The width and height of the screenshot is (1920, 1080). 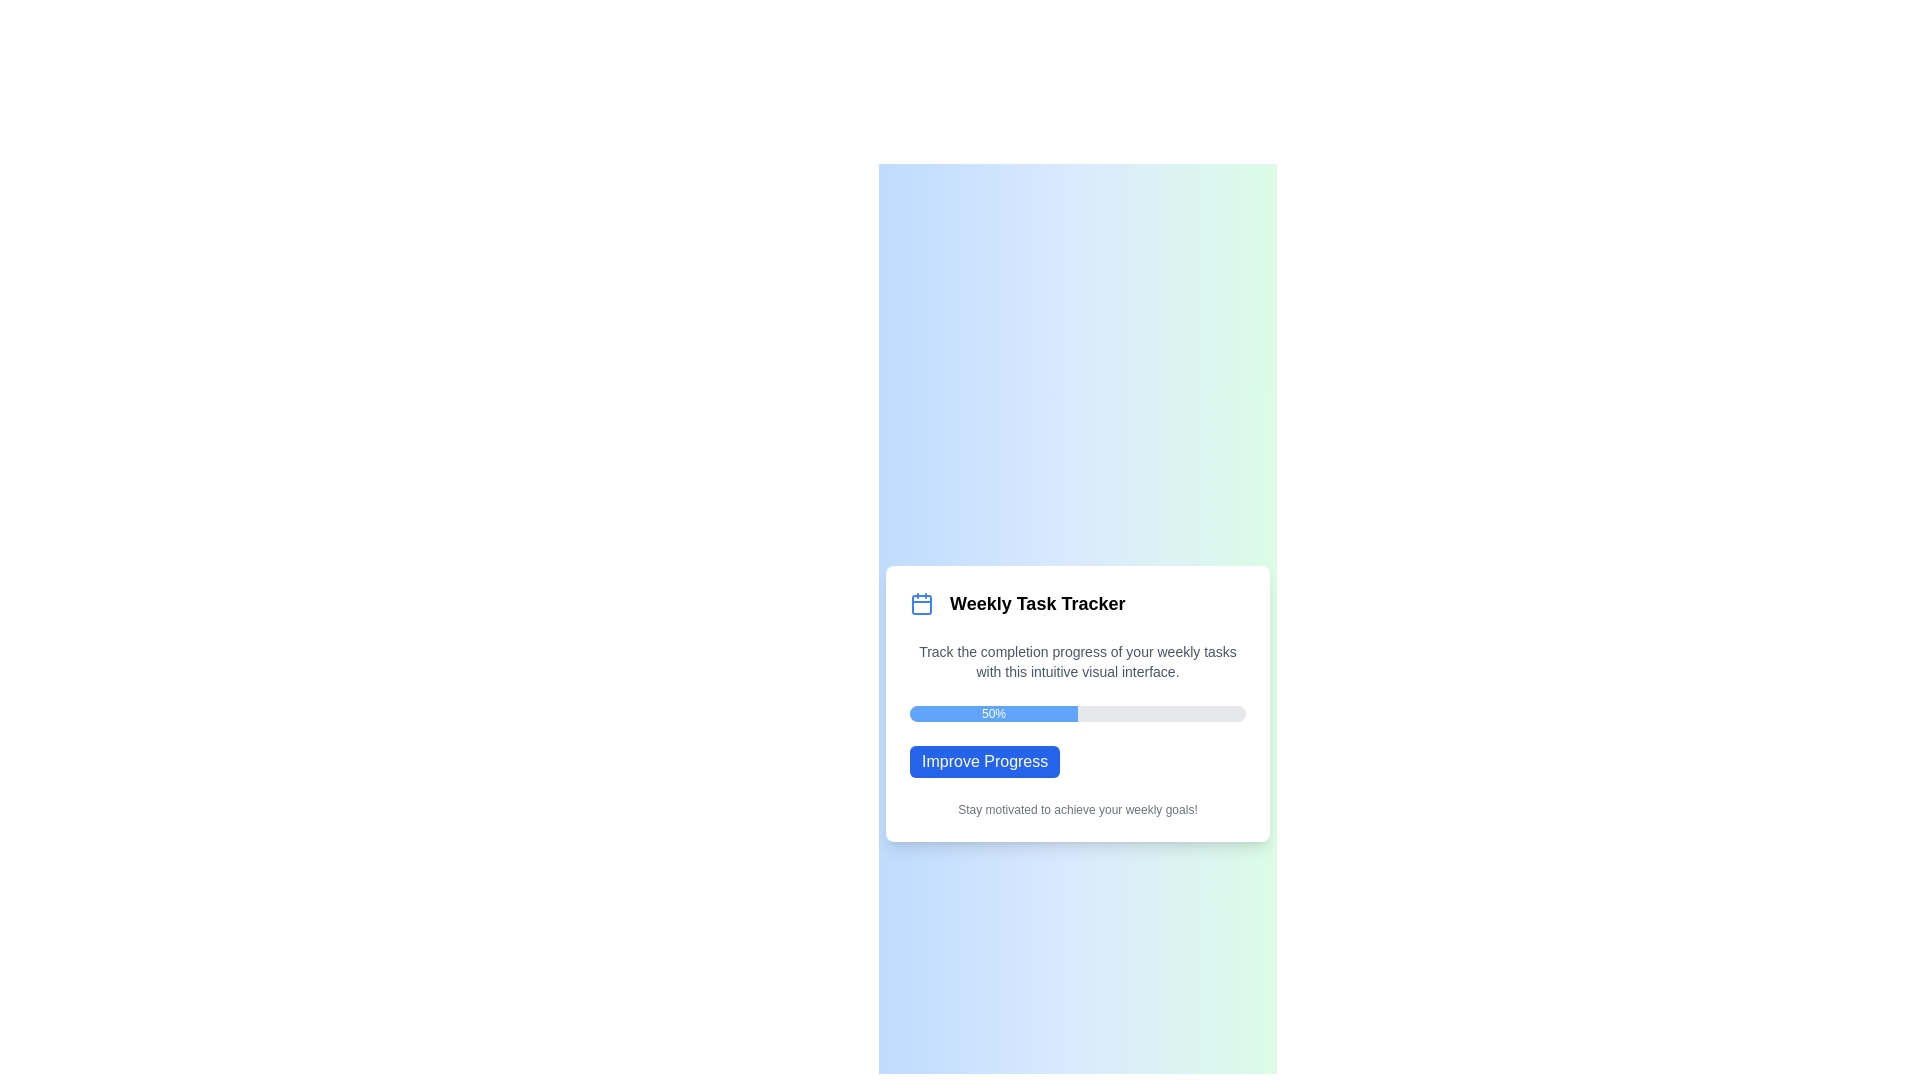 What do you see at coordinates (1077, 810) in the screenshot?
I see `the motivational text located at the bottom of the card in the 'Weekly Task Tracker' application, positioned directly below the 'Improve Progress' button` at bounding box center [1077, 810].